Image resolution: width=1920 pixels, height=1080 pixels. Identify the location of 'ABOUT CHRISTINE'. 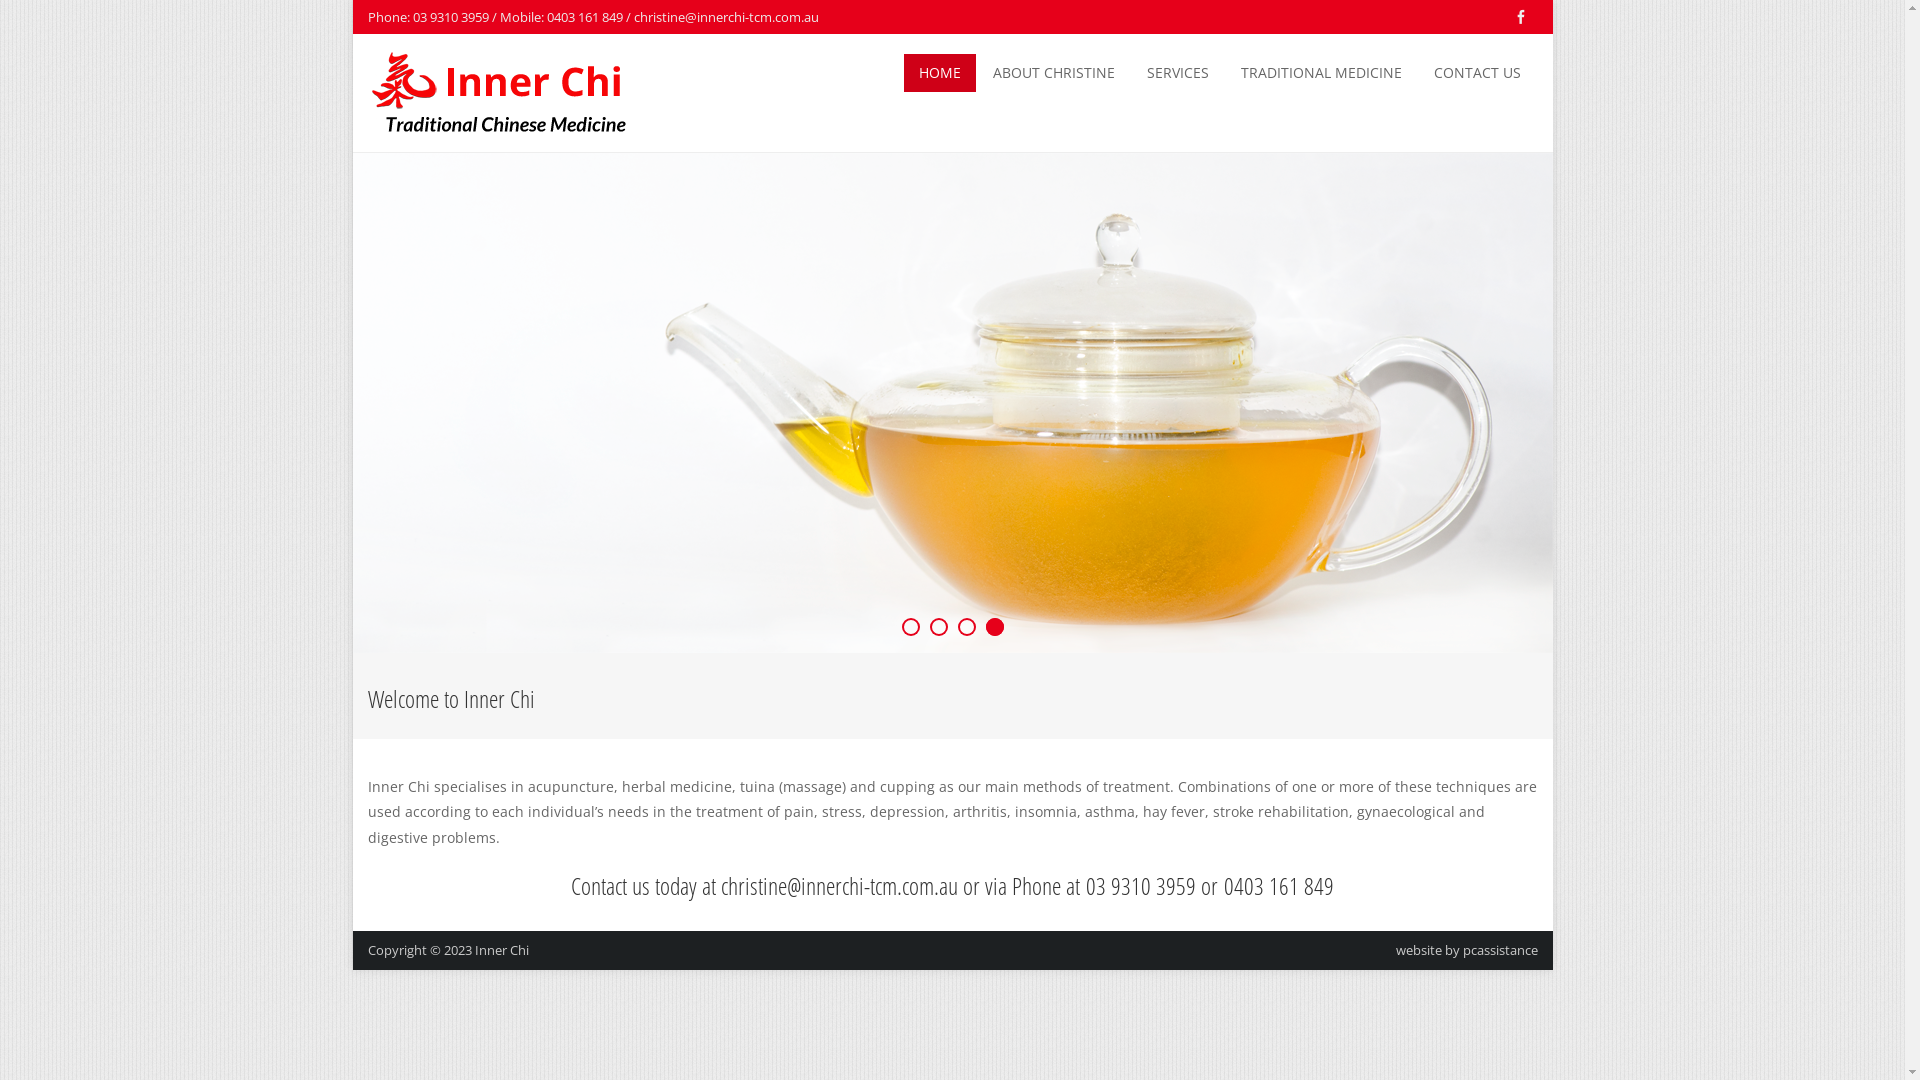
(1053, 72).